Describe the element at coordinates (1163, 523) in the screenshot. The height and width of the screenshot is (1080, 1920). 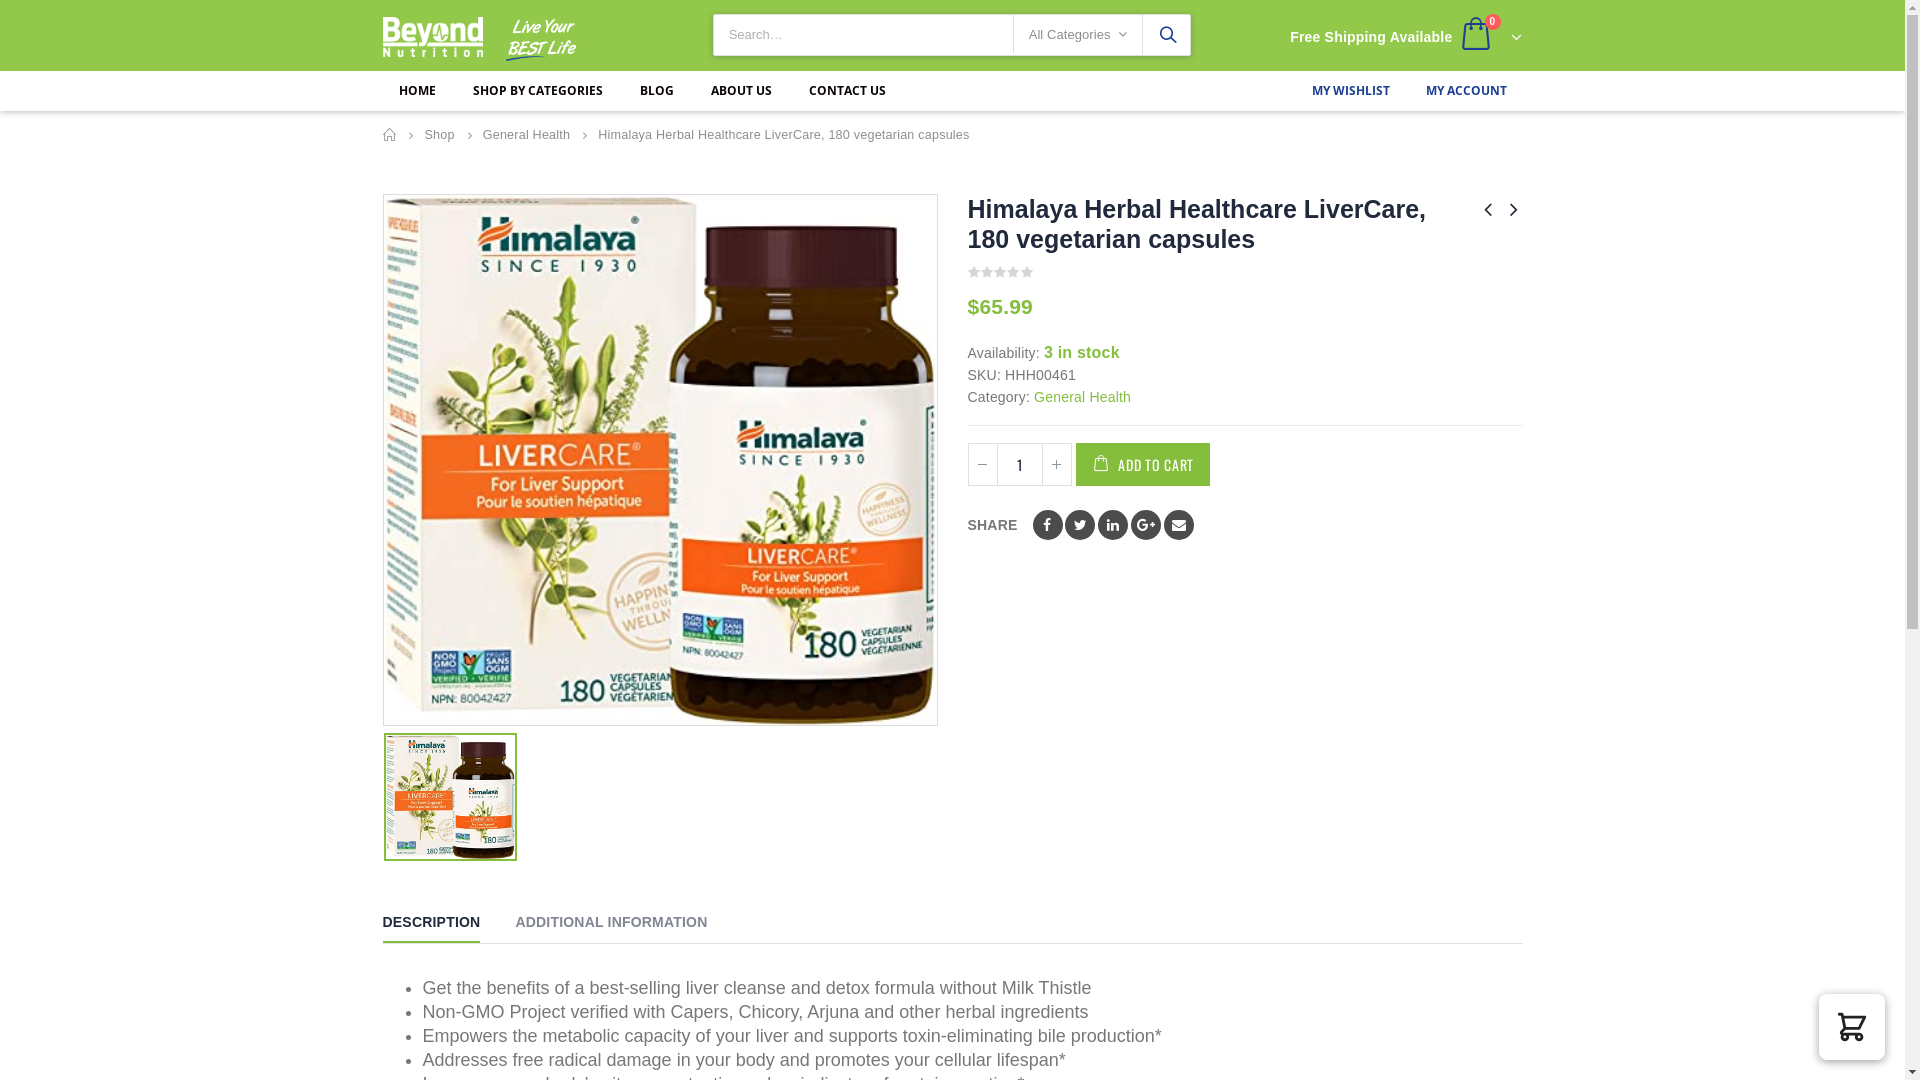
I see `'Email'` at that location.